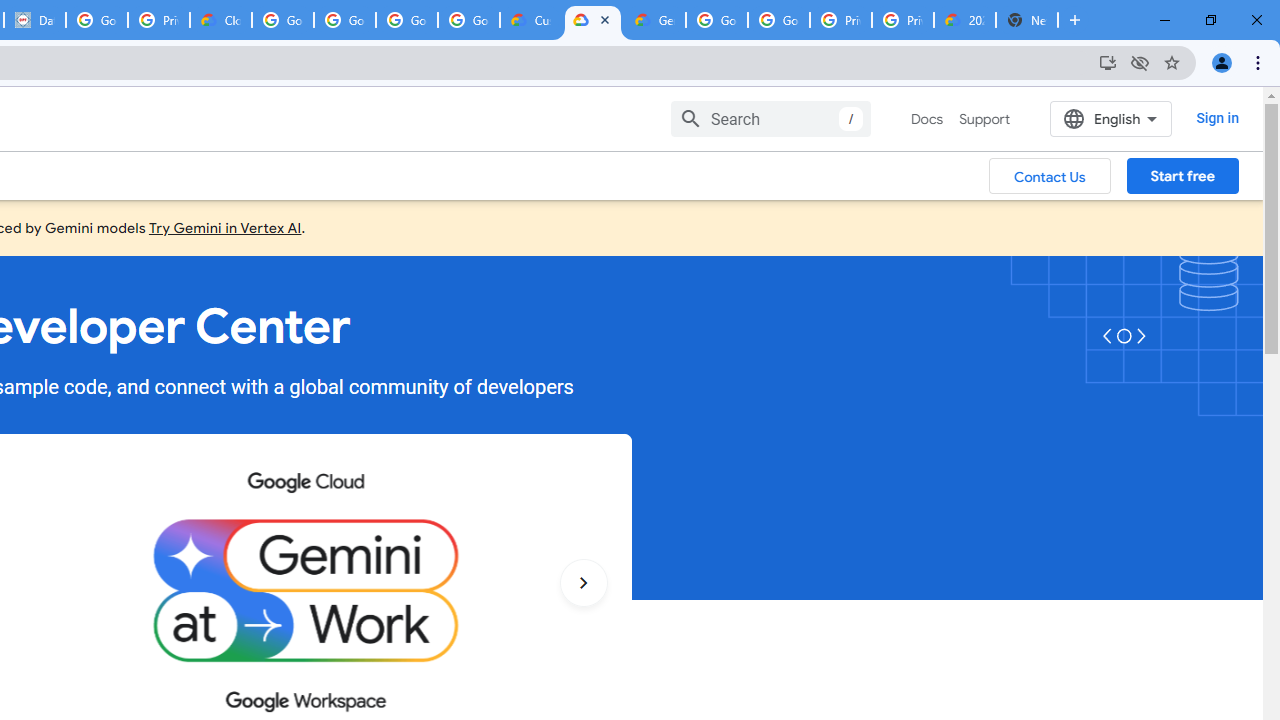 The width and height of the screenshot is (1280, 720). What do you see at coordinates (1182, 174) in the screenshot?
I see `'Start free'` at bounding box center [1182, 174].